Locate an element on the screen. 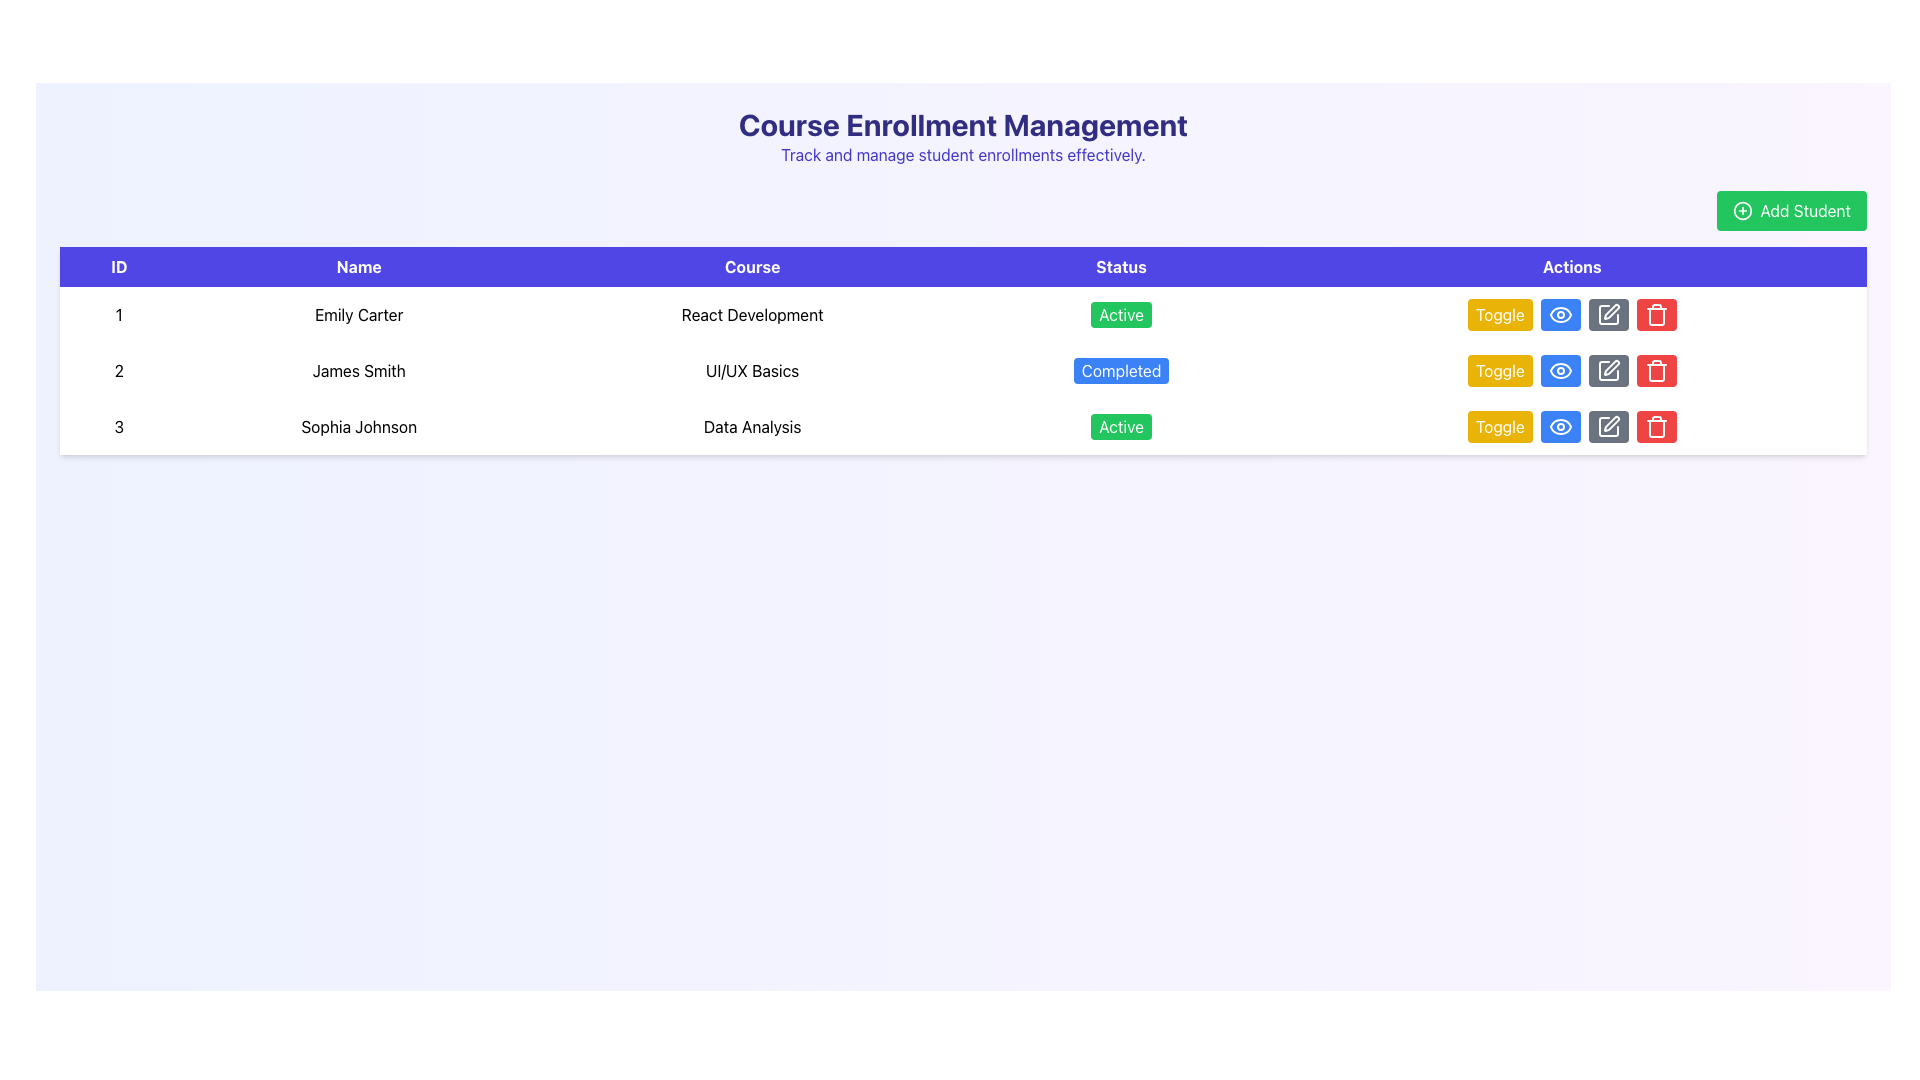 This screenshot has height=1080, width=1920. the blue visibility button with an eye icon located in the 'Actions' column, second row of the table is located at coordinates (1559, 426).